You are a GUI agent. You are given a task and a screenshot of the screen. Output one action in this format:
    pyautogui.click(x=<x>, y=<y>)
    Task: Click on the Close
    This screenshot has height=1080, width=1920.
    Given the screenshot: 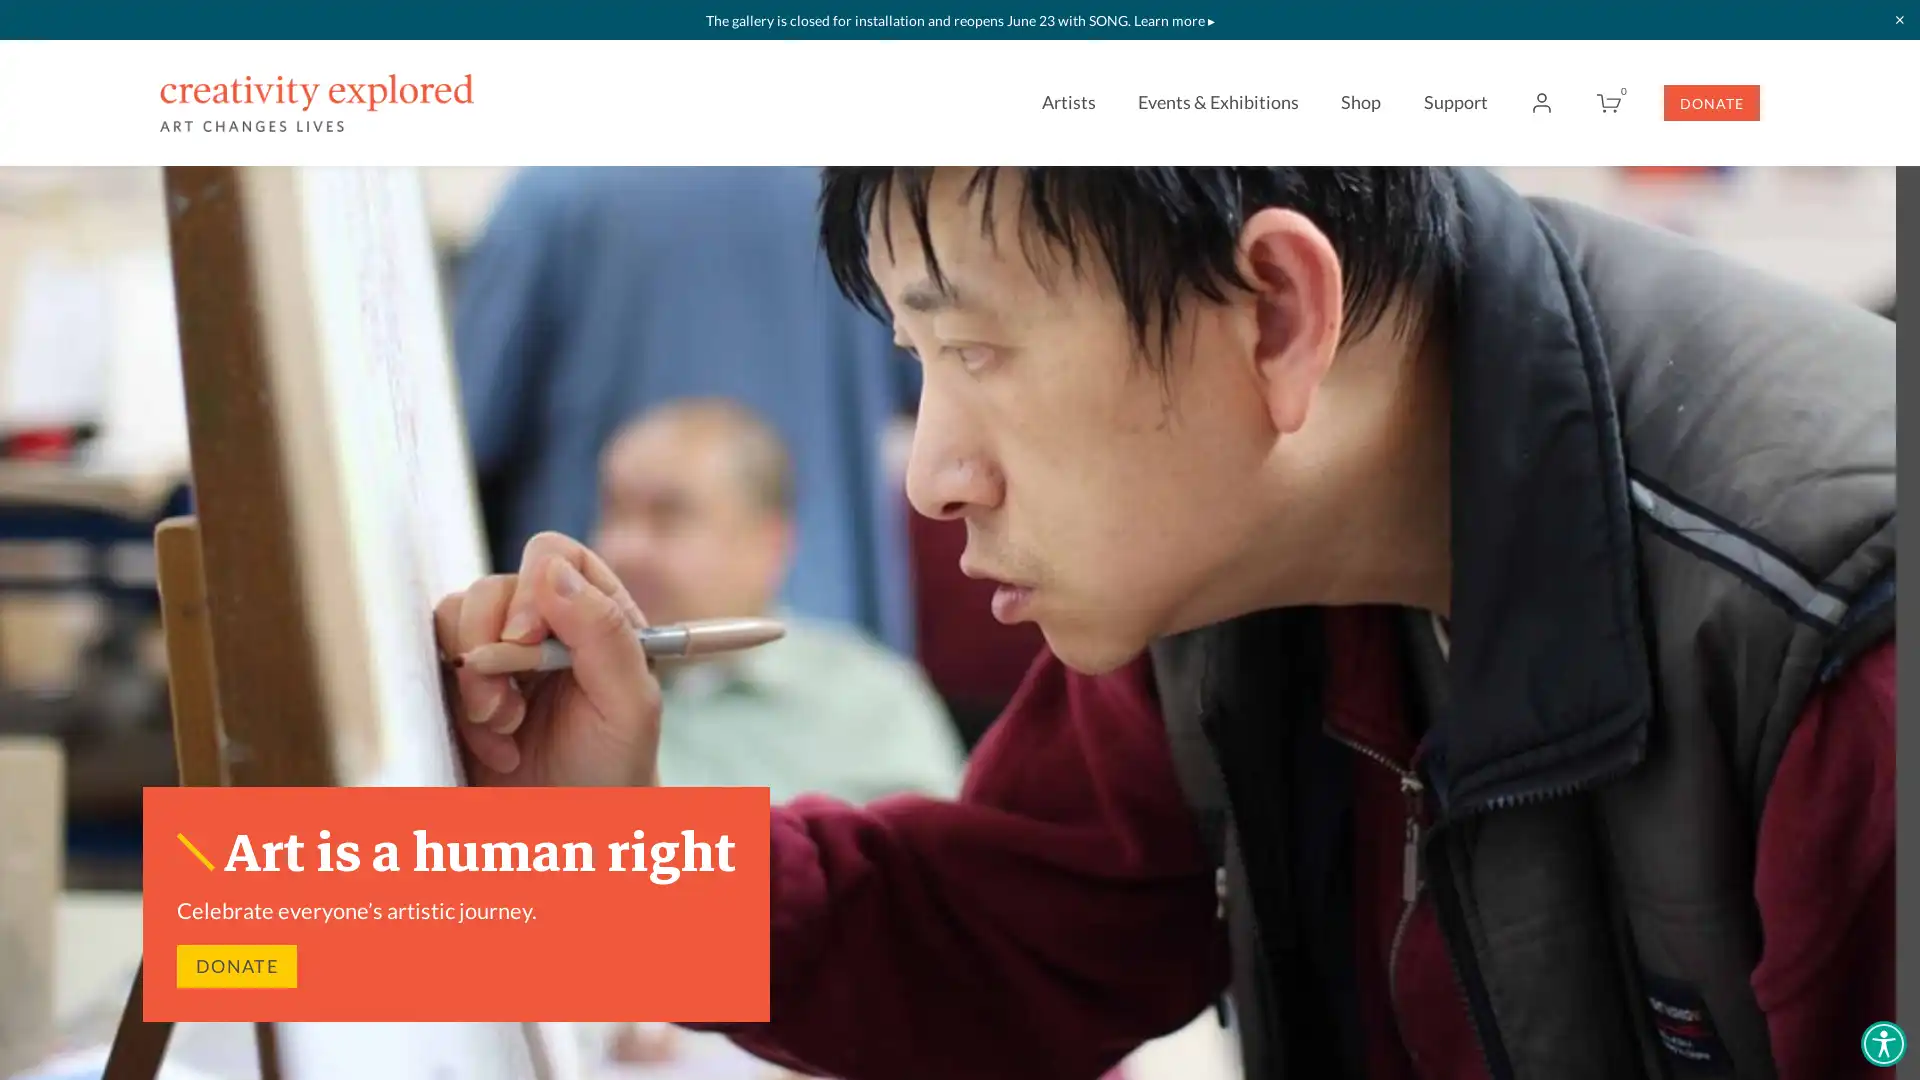 What is the action you would take?
    pyautogui.click(x=1311, y=195)
    